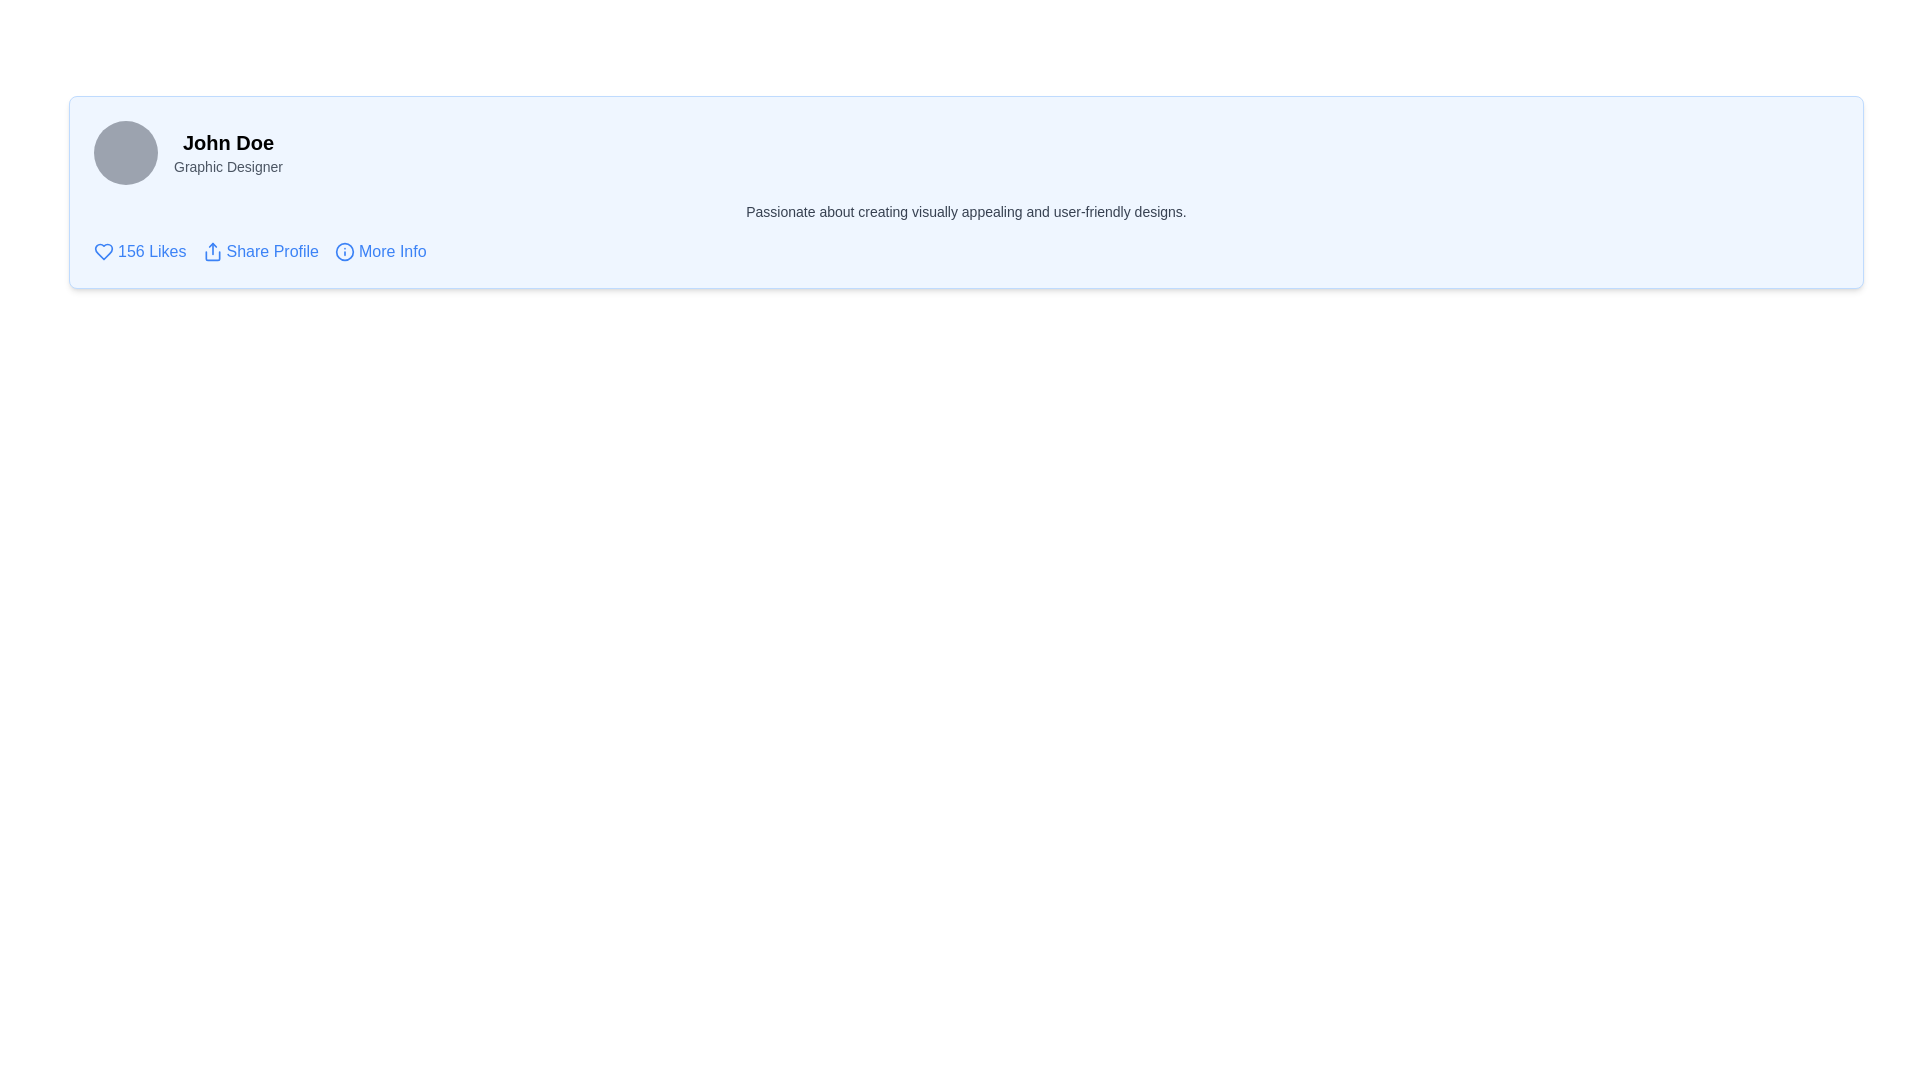 The height and width of the screenshot is (1080, 1920). What do you see at coordinates (259, 250) in the screenshot?
I see `the share button located centrally between the '156 Likes' element on the left and the 'More Info' element on the right` at bounding box center [259, 250].